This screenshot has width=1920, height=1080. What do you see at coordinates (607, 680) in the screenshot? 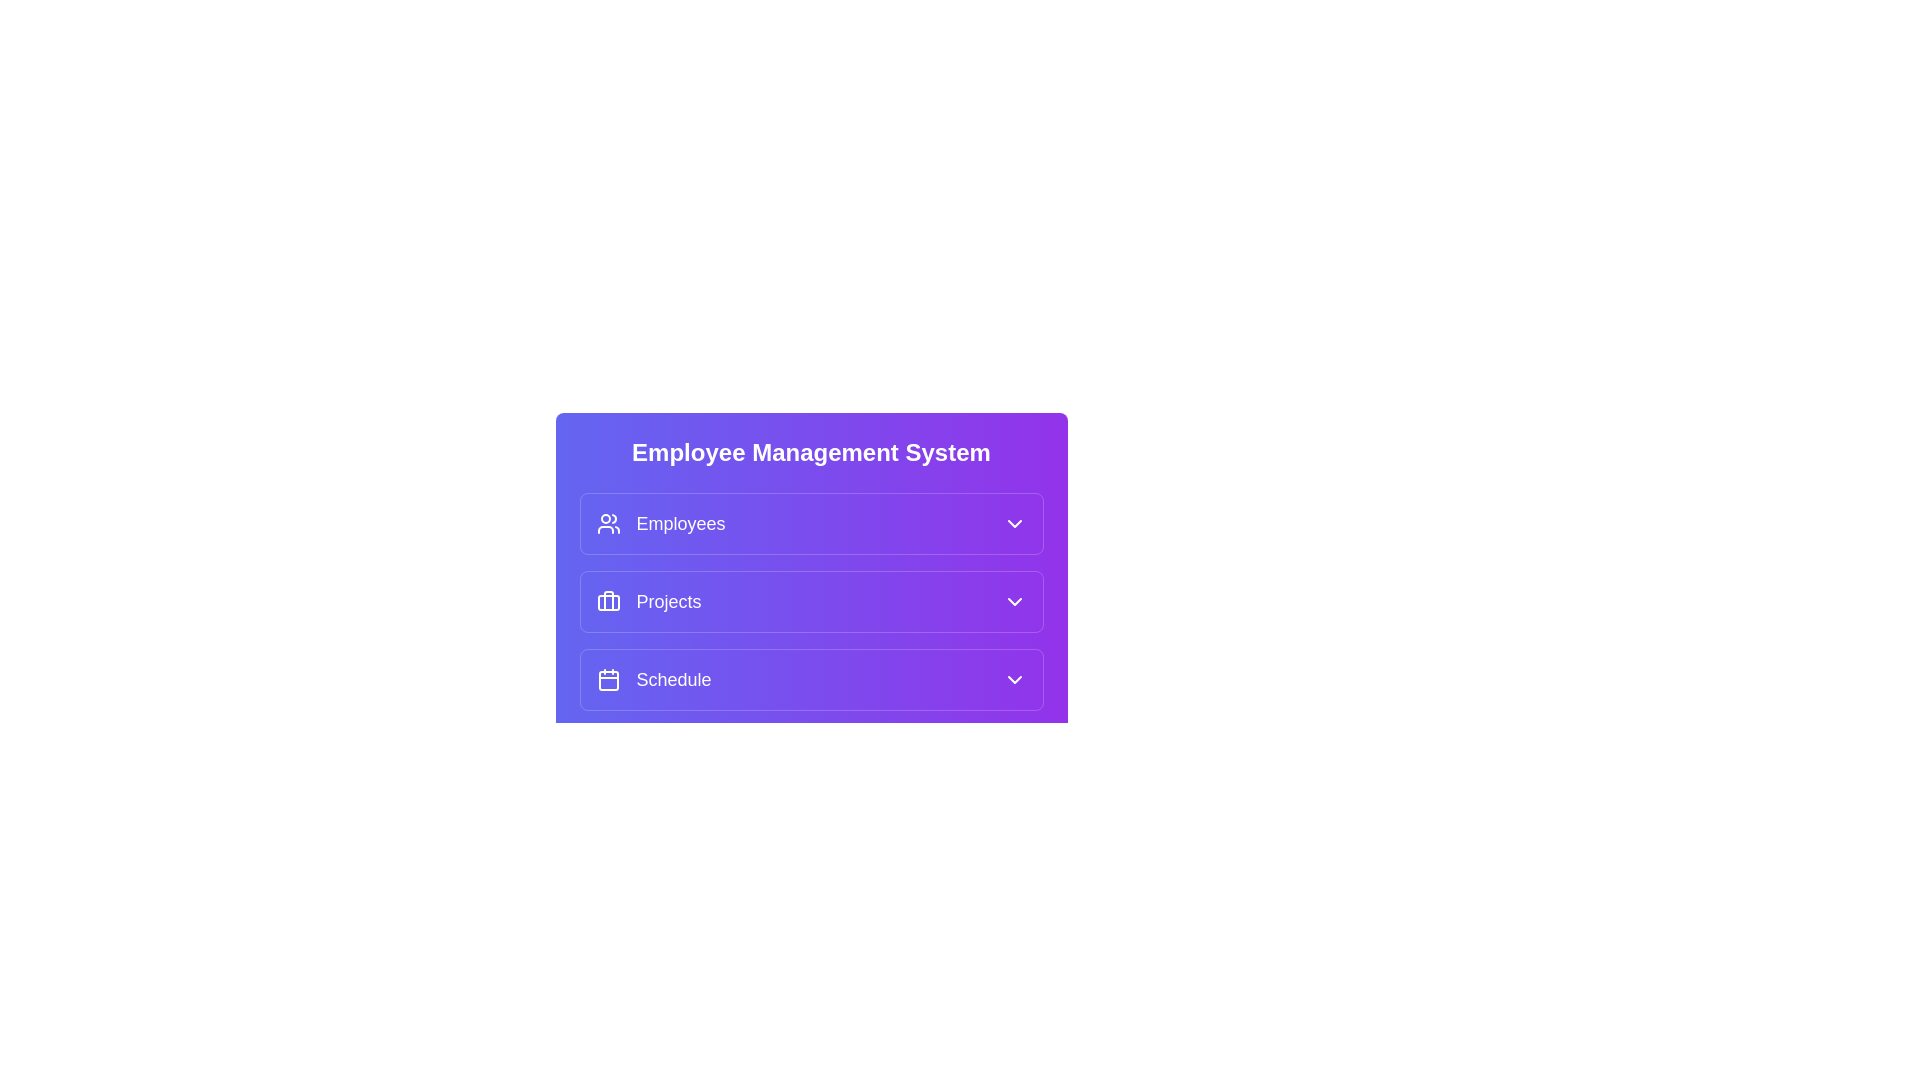
I see `the small purple rectangular component with rounded corners located in the 'Schedule' row of the sidebar, specifically nested within the calendar icon` at bounding box center [607, 680].